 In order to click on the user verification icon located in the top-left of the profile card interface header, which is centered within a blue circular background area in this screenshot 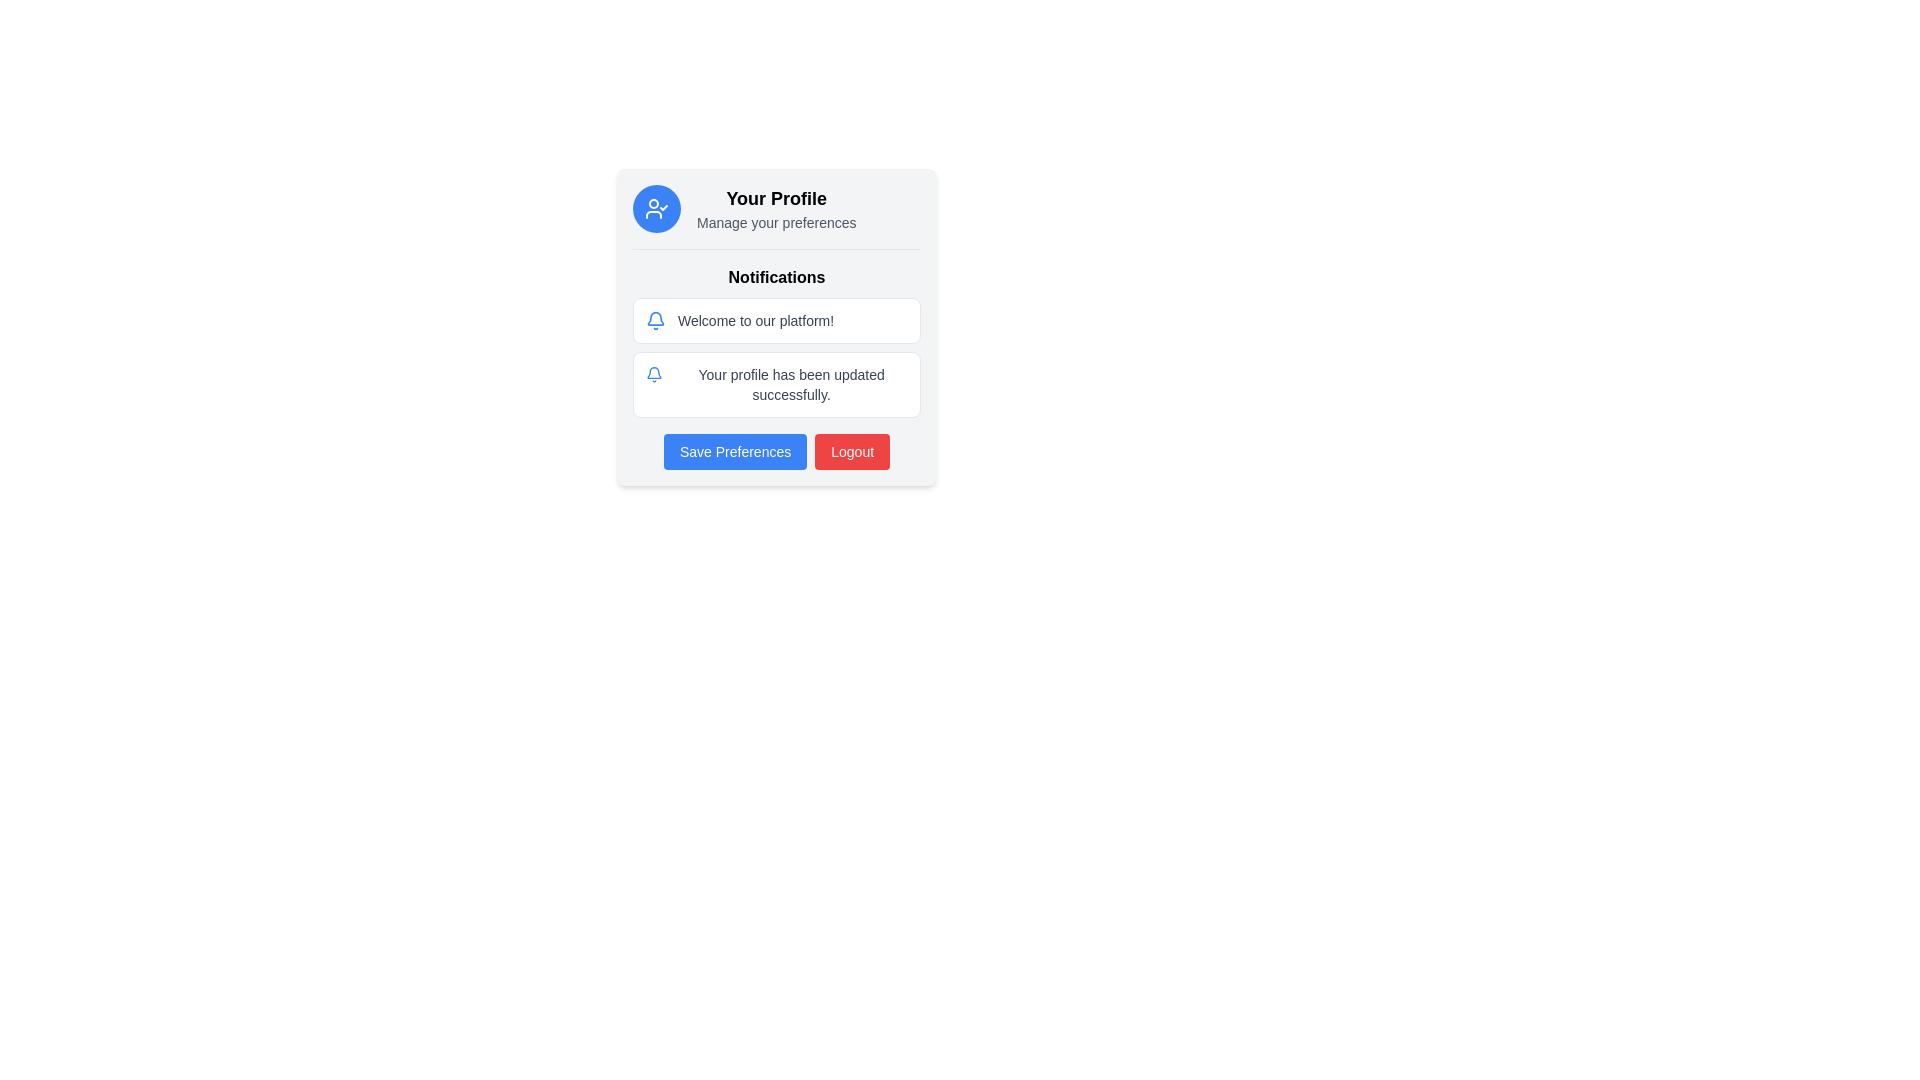, I will do `click(657, 208)`.